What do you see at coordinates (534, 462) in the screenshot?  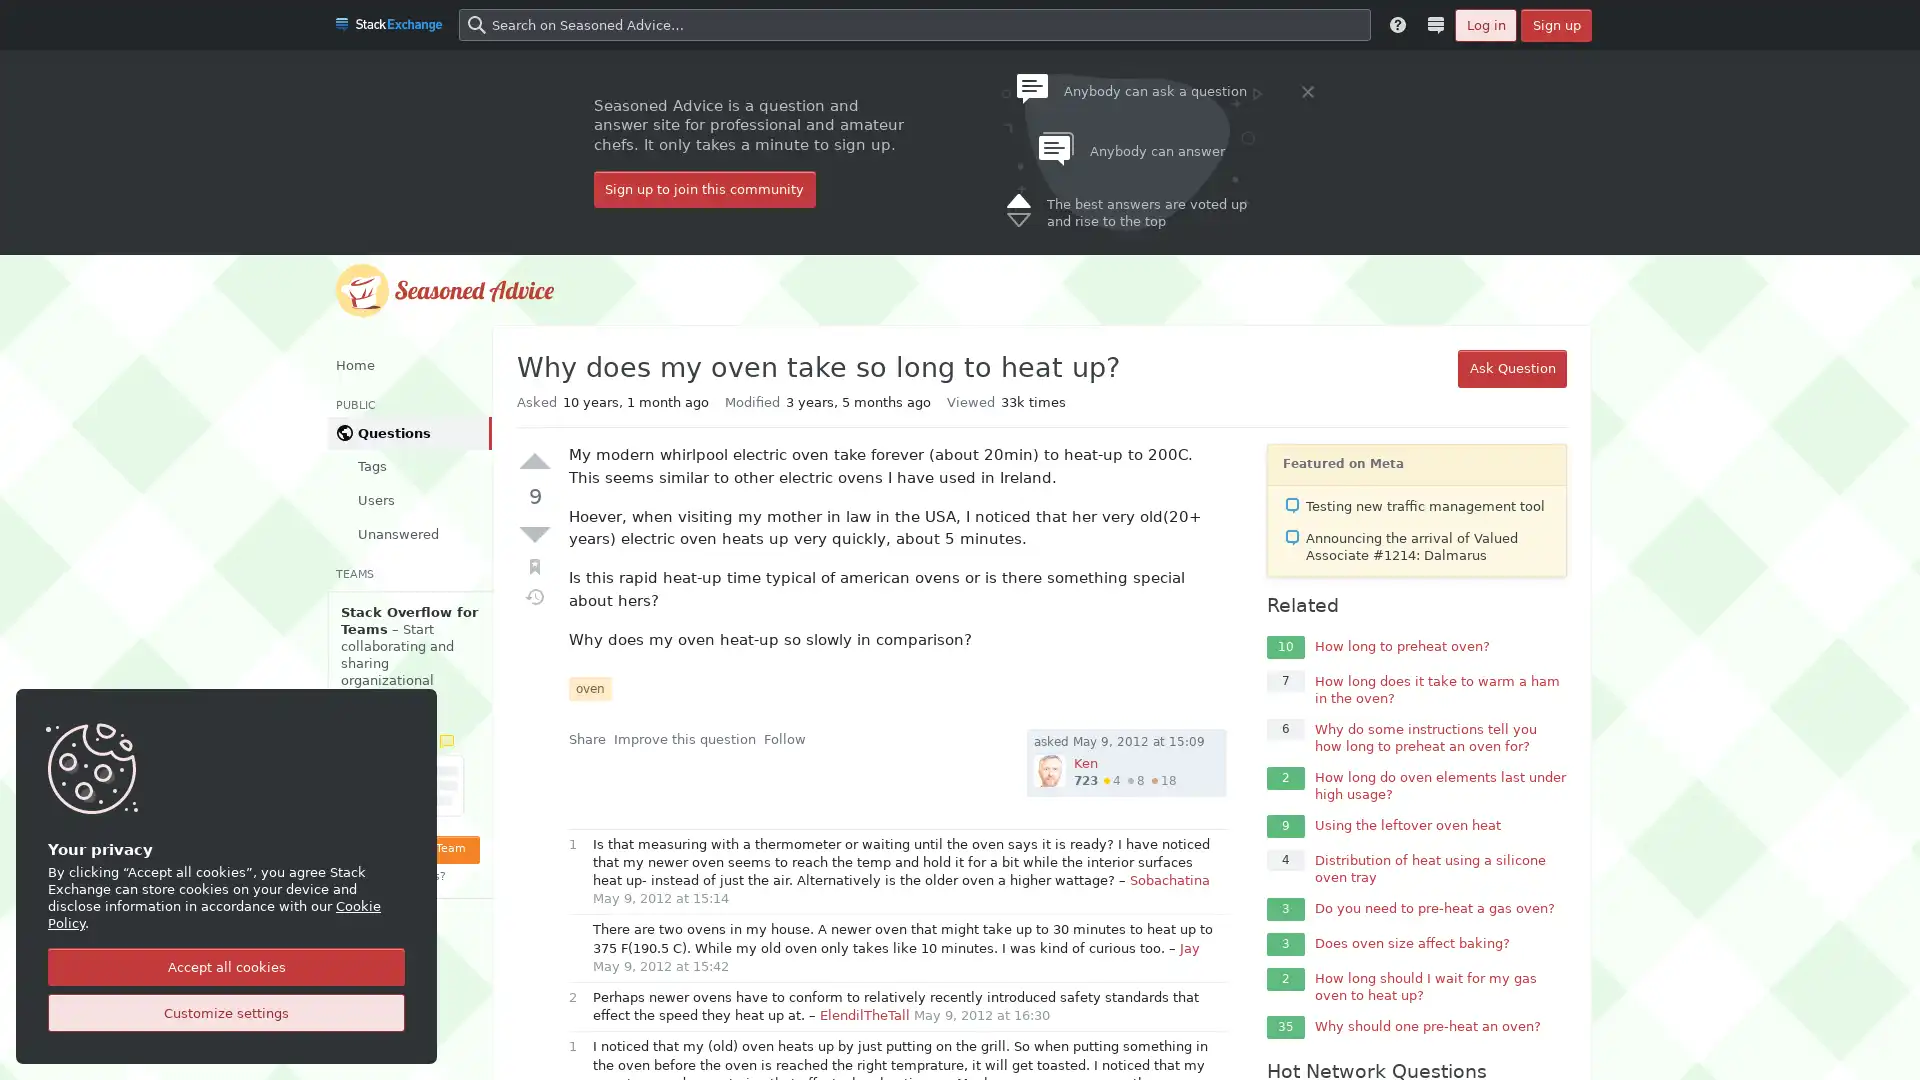 I see `Up vote` at bounding box center [534, 462].